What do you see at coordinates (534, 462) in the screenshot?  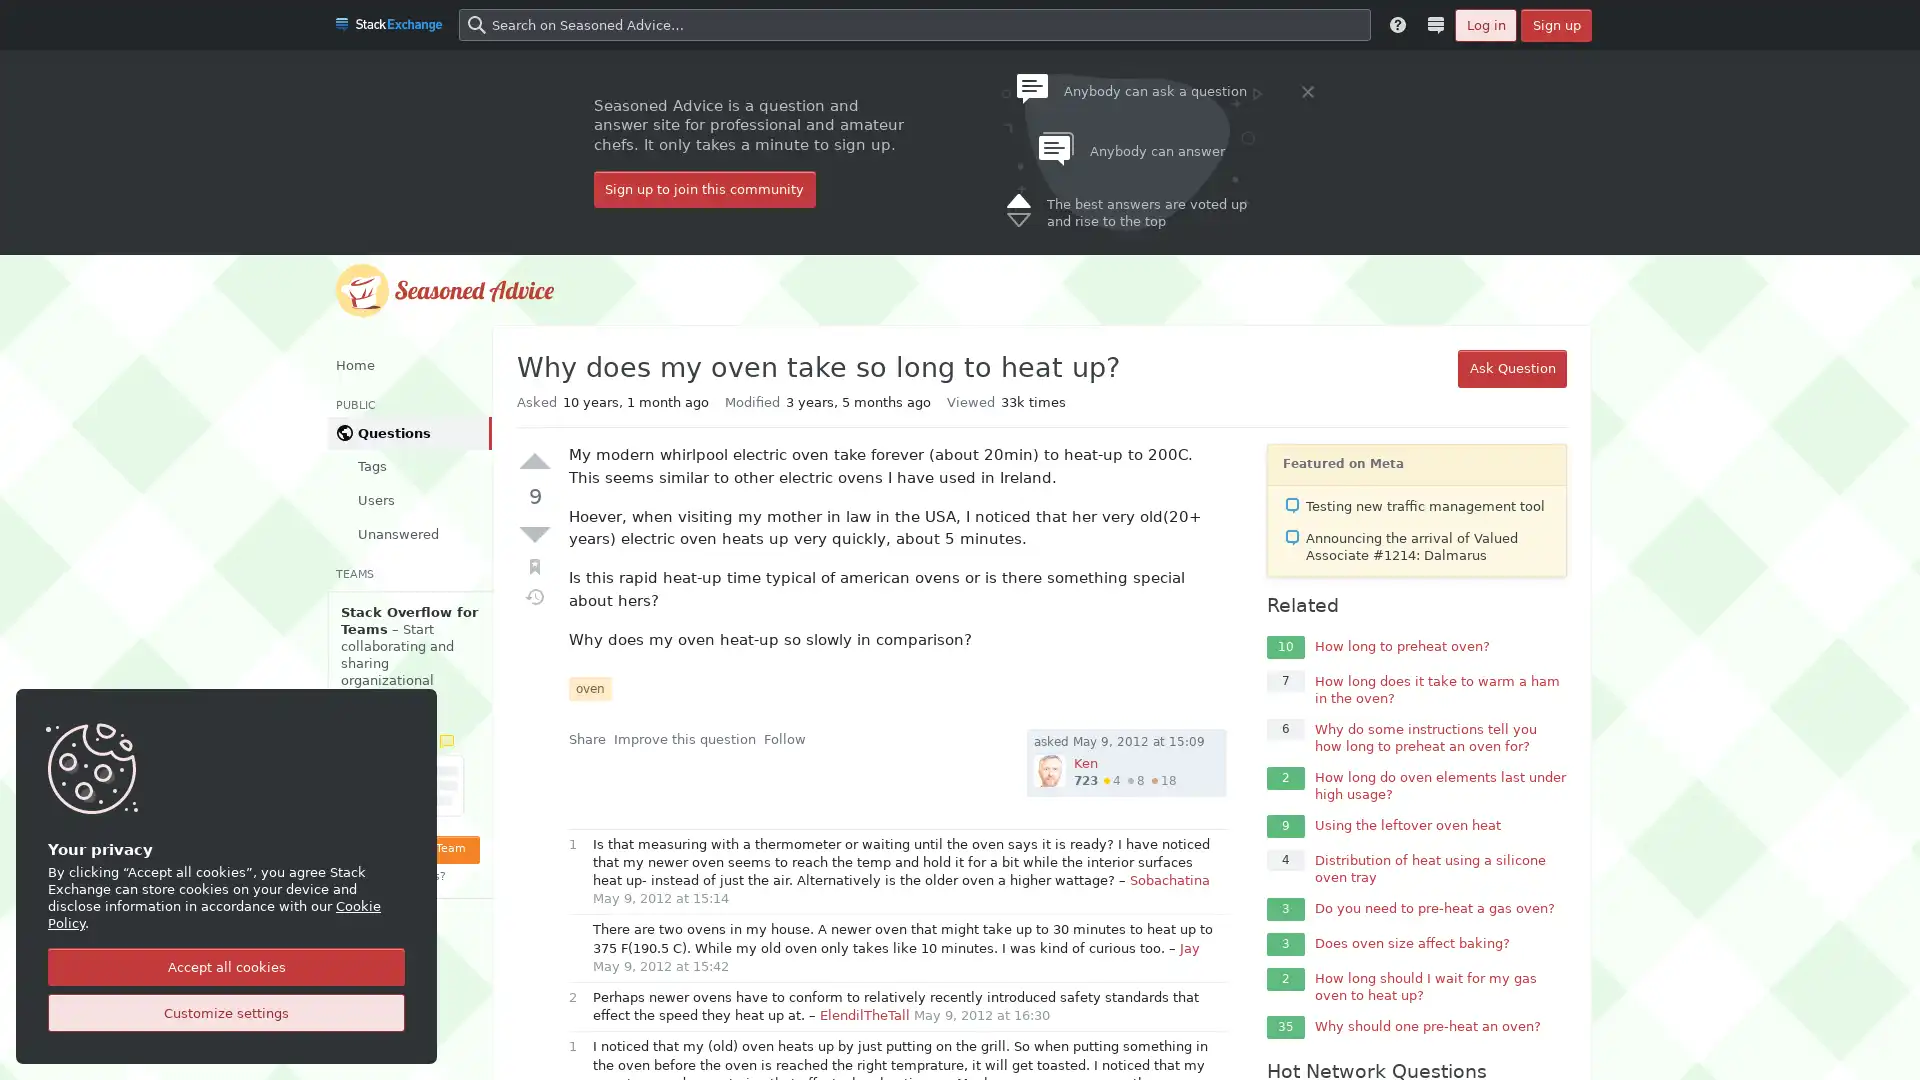 I see `Up vote` at bounding box center [534, 462].